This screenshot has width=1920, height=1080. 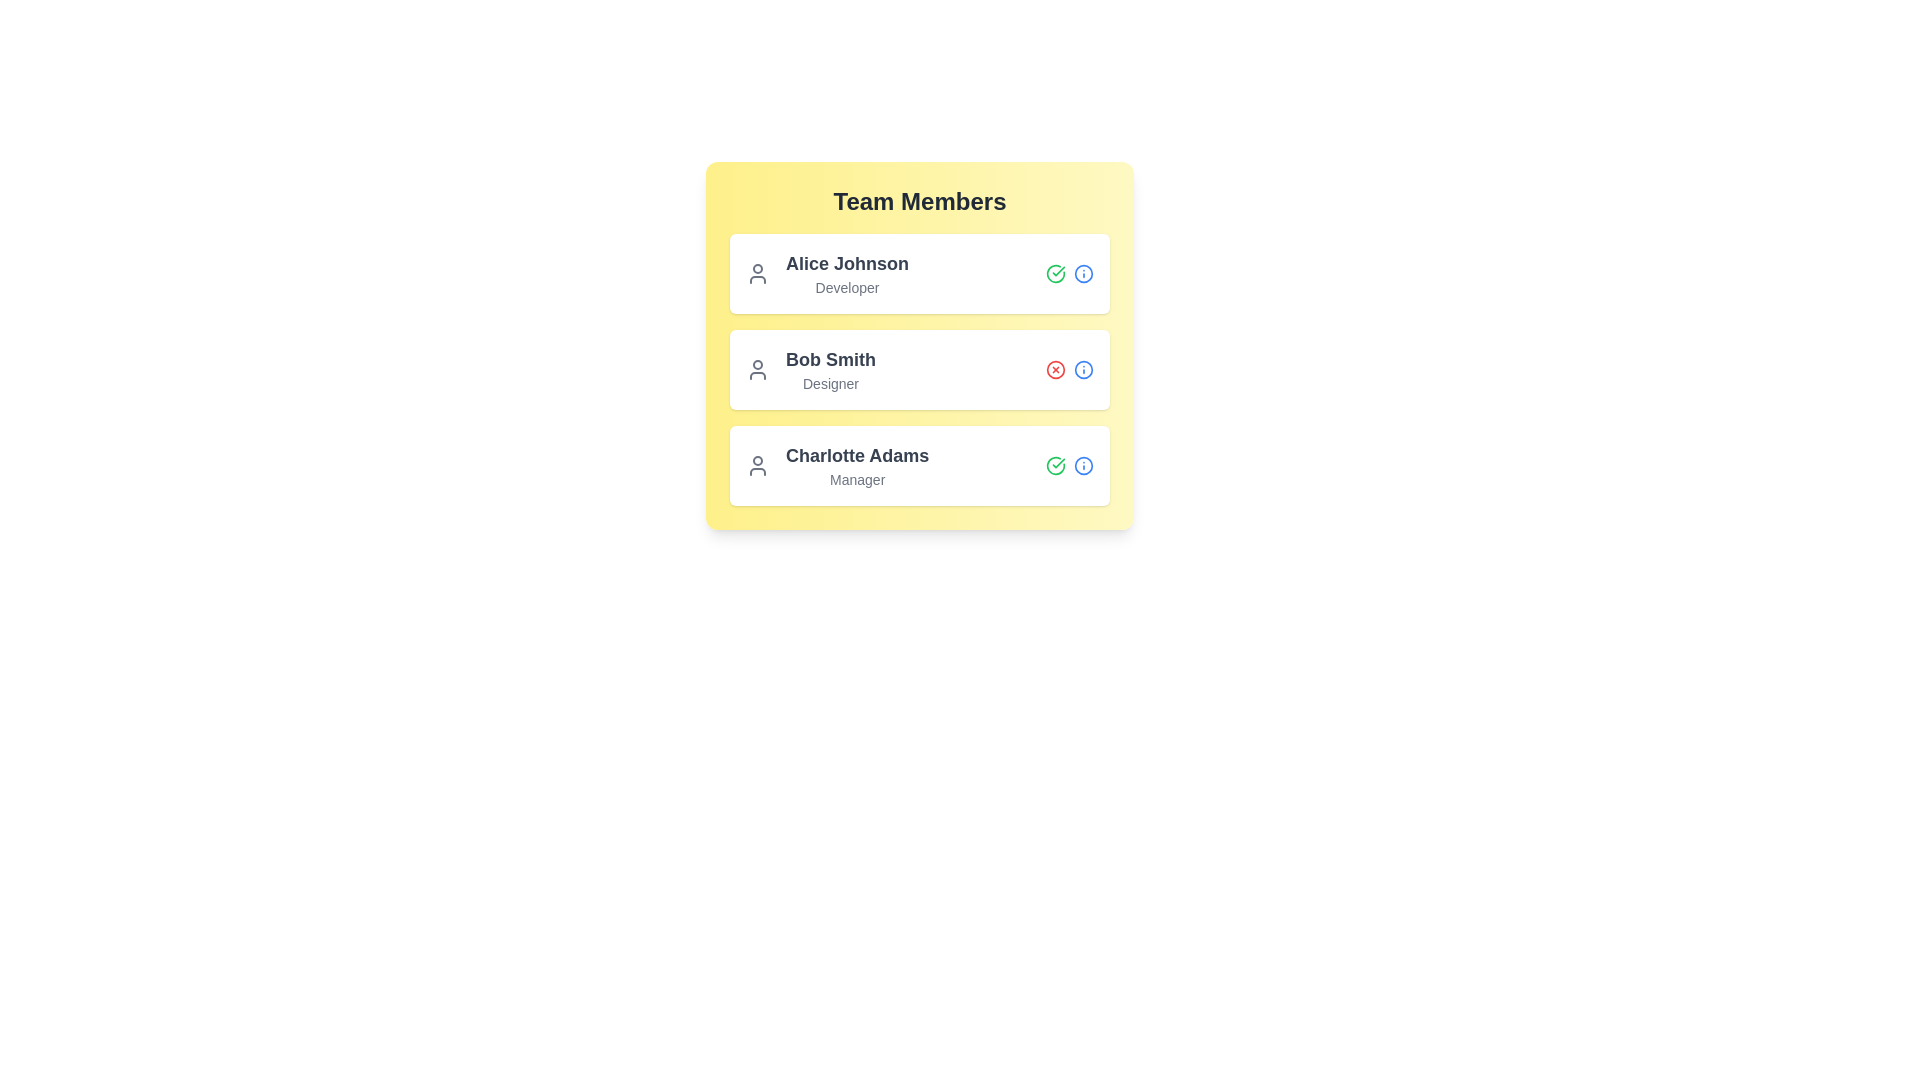 I want to click on the status icon of the user Charlotte Adams to observe their active/inactive status, so click(x=1055, y=466).